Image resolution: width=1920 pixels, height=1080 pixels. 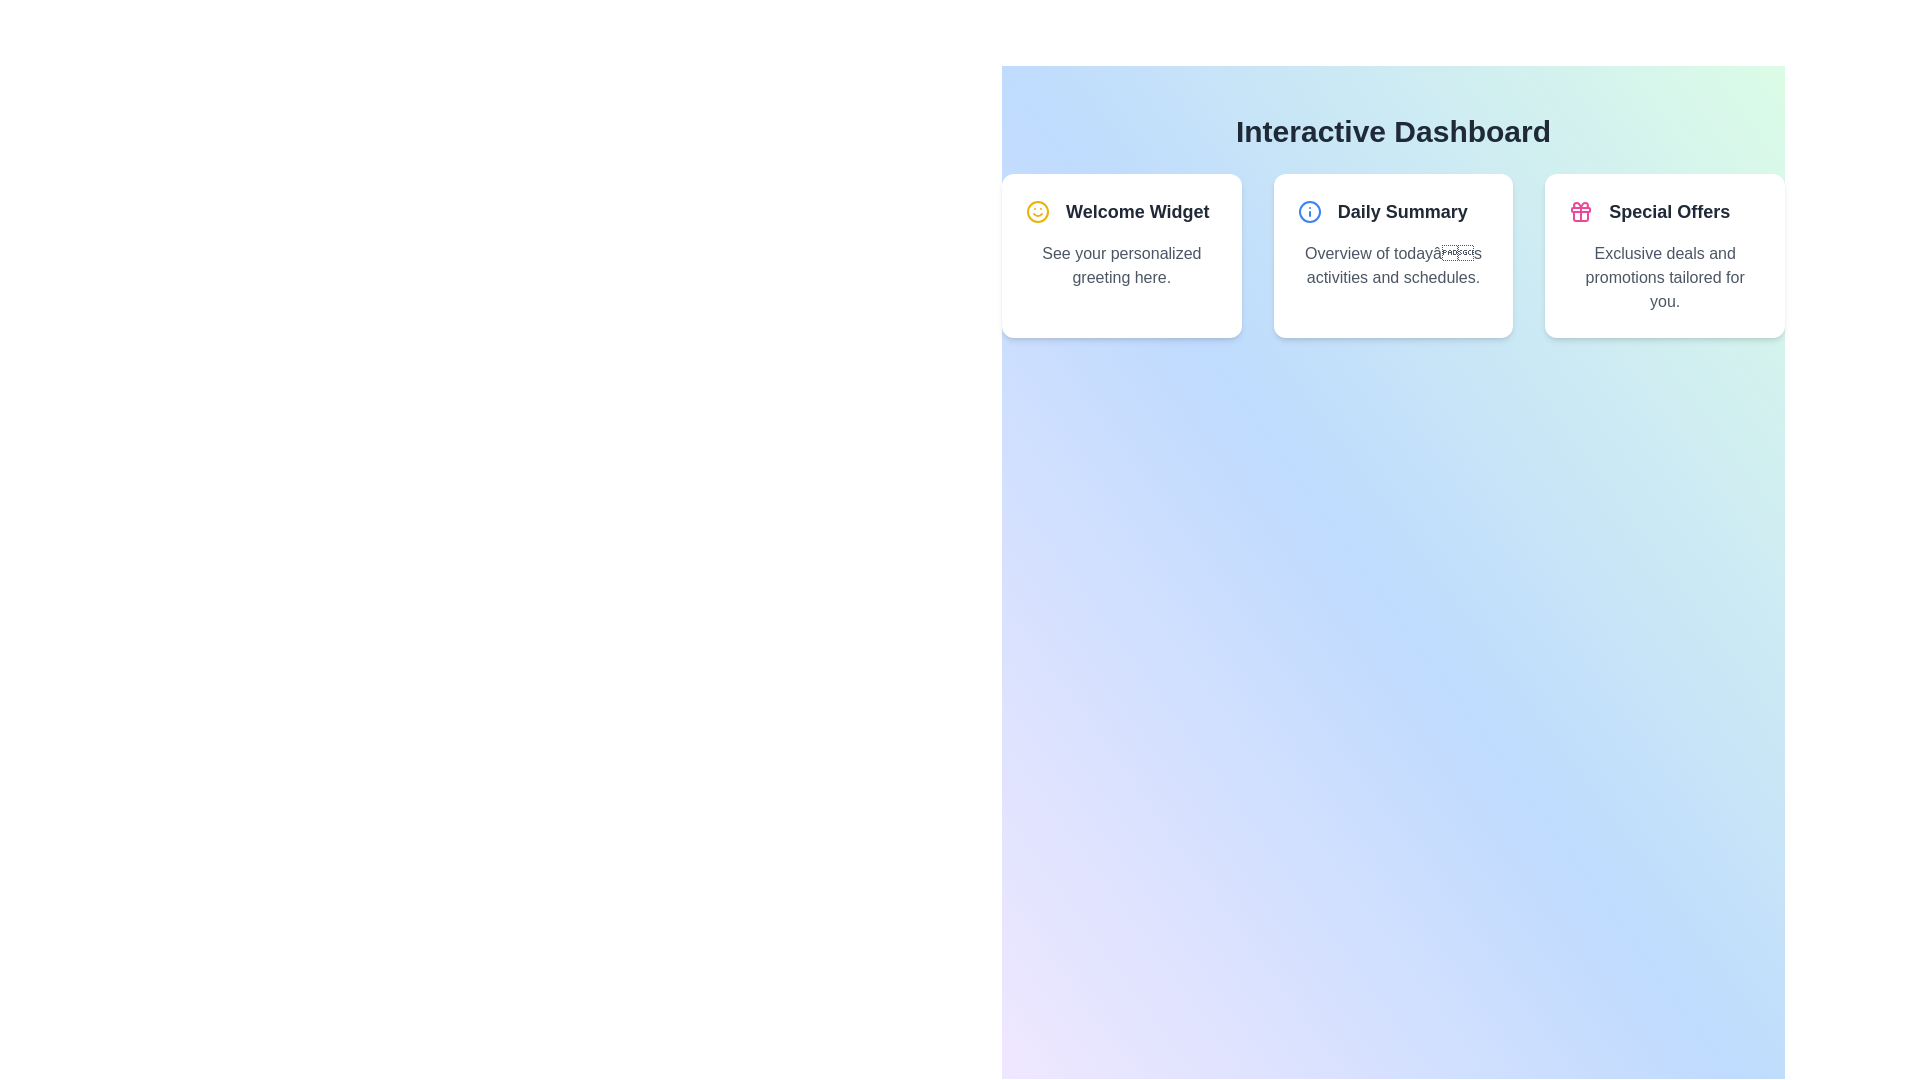 I want to click on the header element with an icon indicating special offers or promotions, located on the rightmost side of the layout, above the description text, so click(x=1665, y=212).